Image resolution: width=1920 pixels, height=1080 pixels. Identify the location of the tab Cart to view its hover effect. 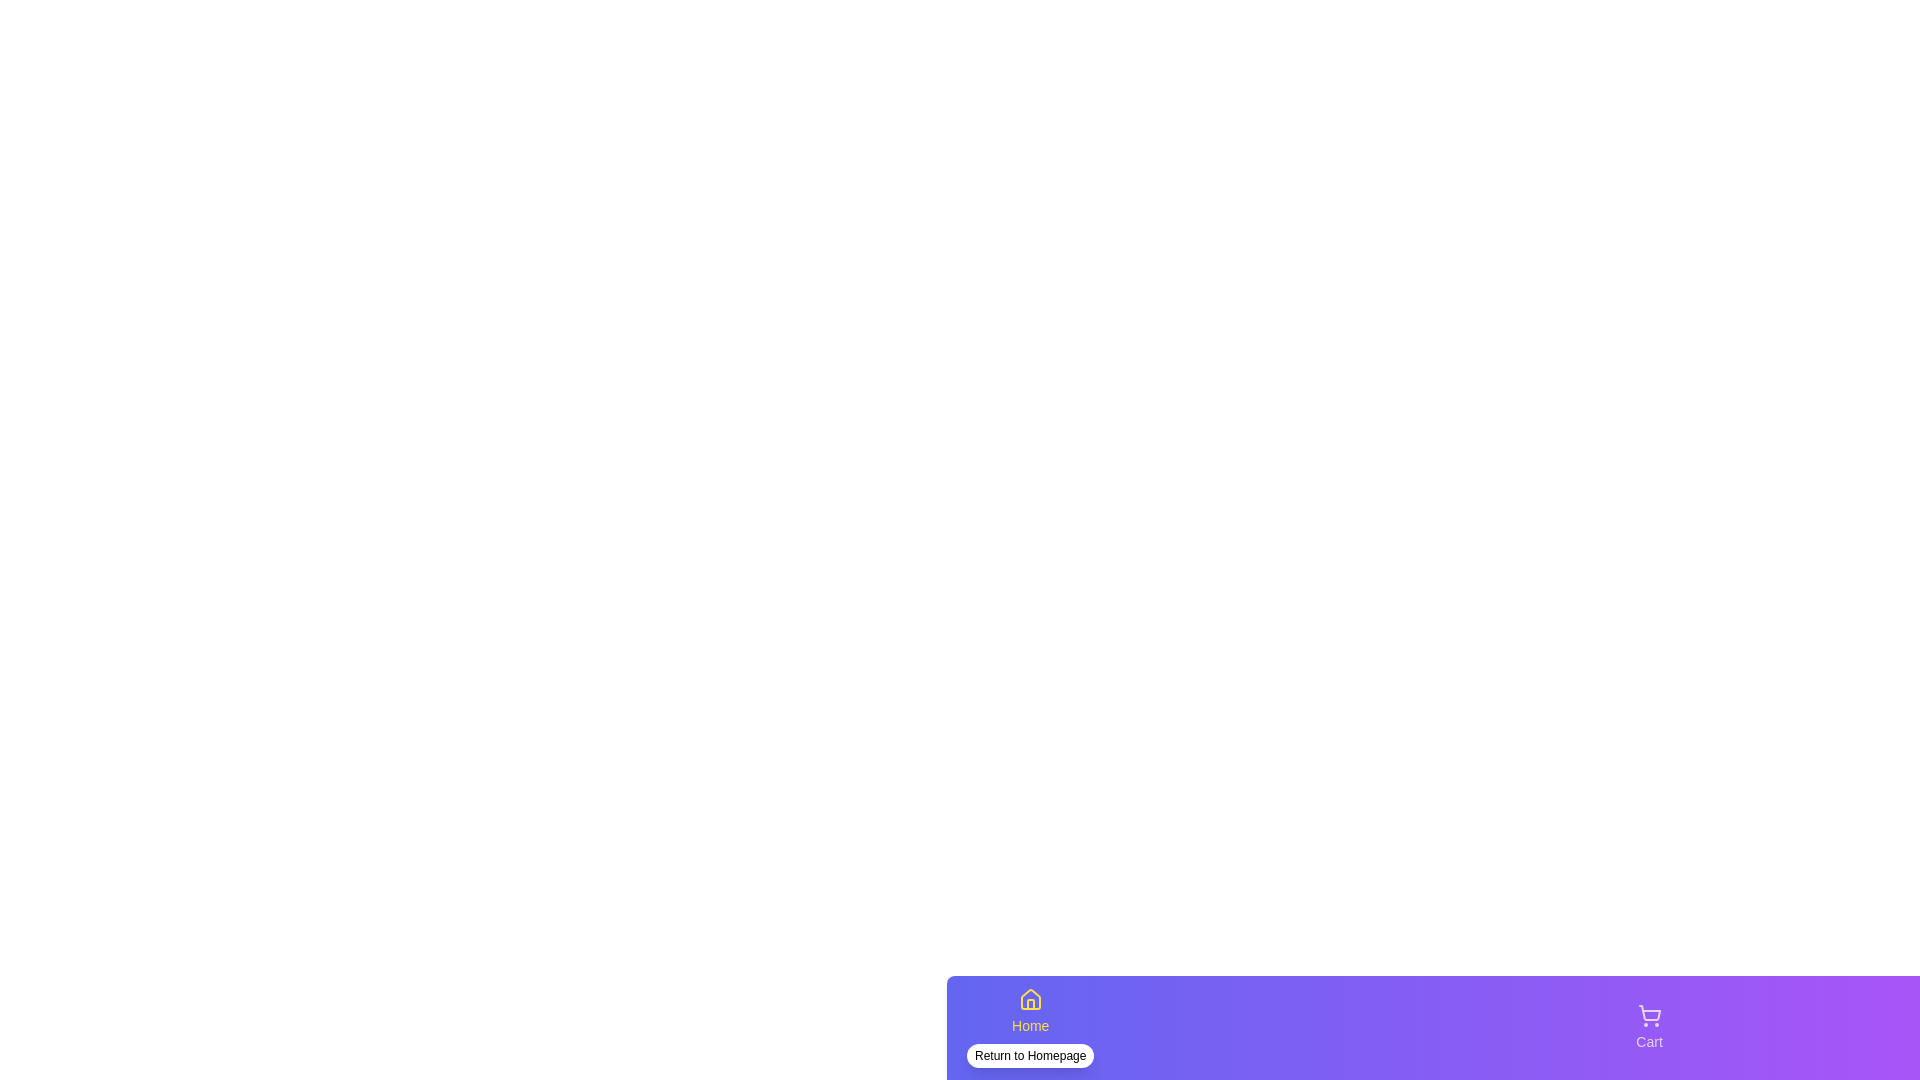
(1649, 1028).